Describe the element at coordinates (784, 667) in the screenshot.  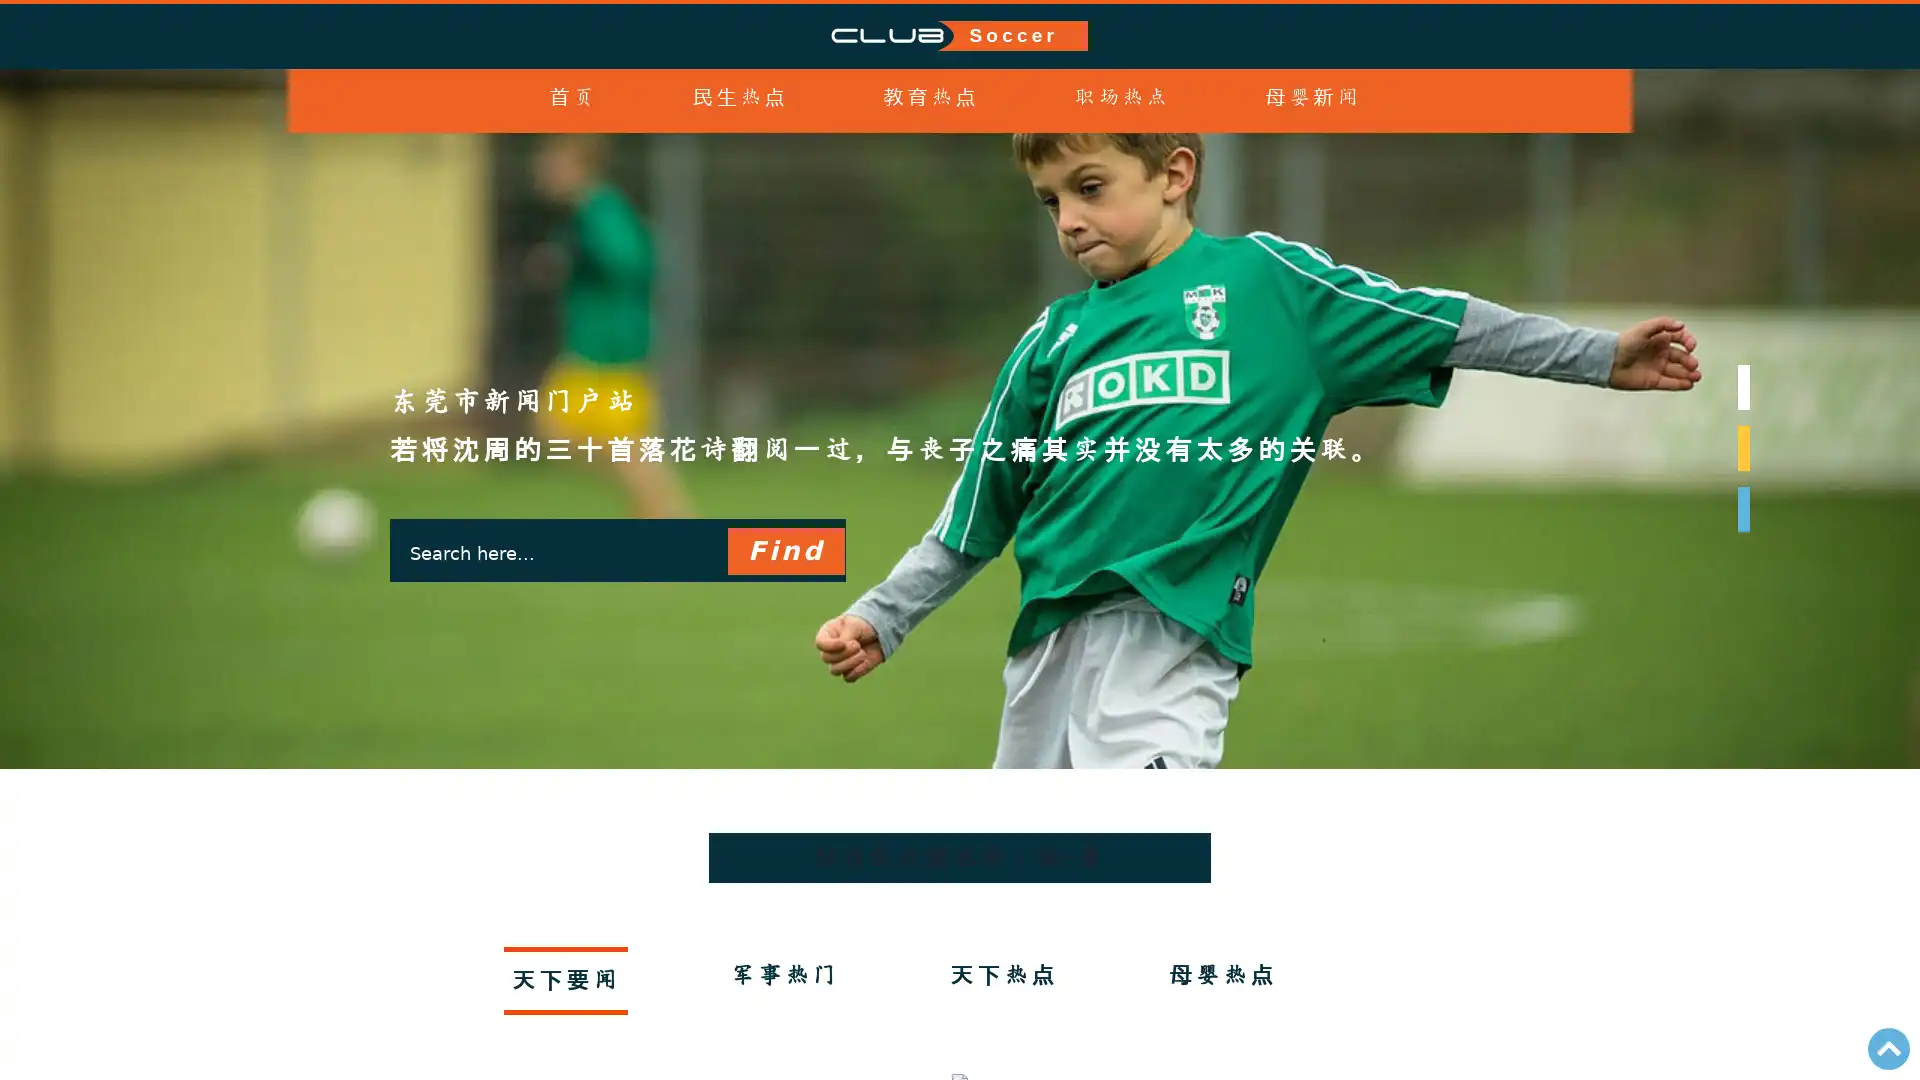
I see `Find` at that location.